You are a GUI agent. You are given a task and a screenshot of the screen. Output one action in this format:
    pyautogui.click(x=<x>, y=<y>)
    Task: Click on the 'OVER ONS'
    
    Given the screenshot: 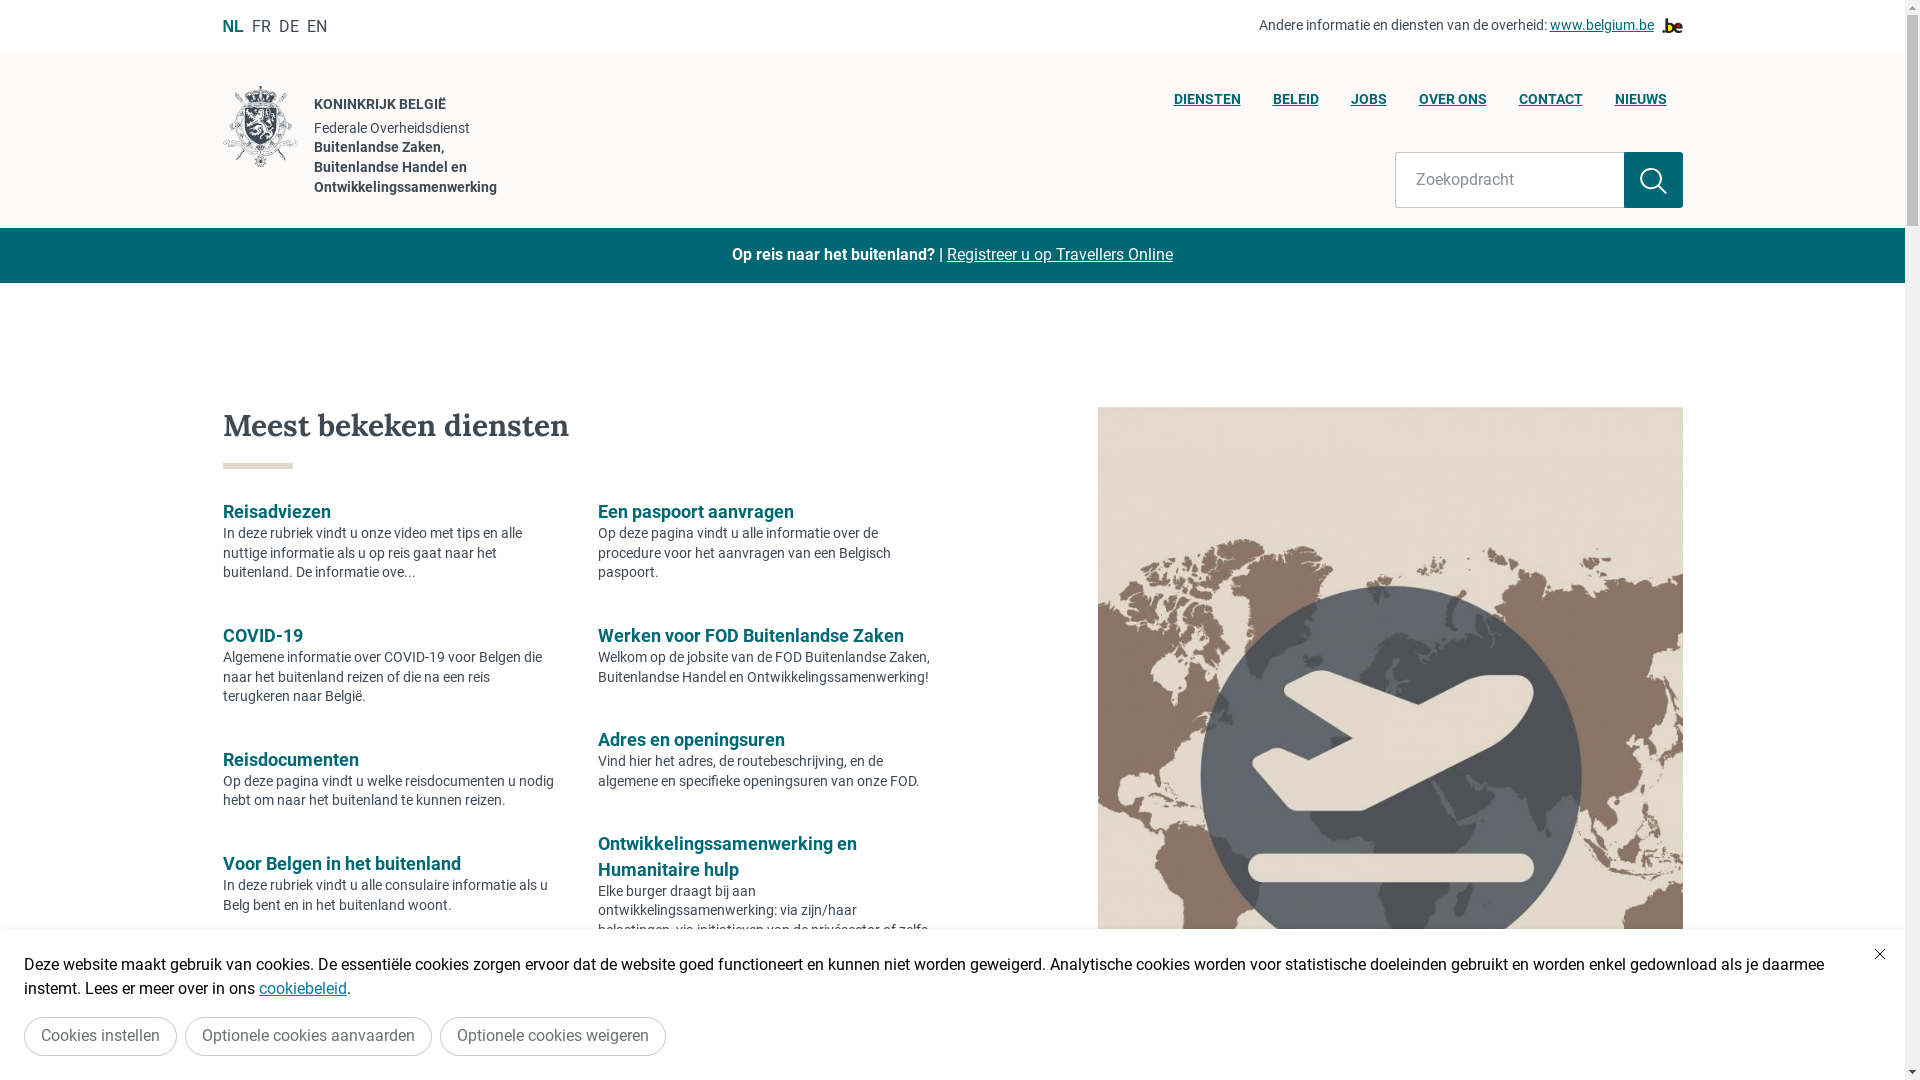 What is the action you would take?
    pyautogui.click(x=1452, y=104)
    